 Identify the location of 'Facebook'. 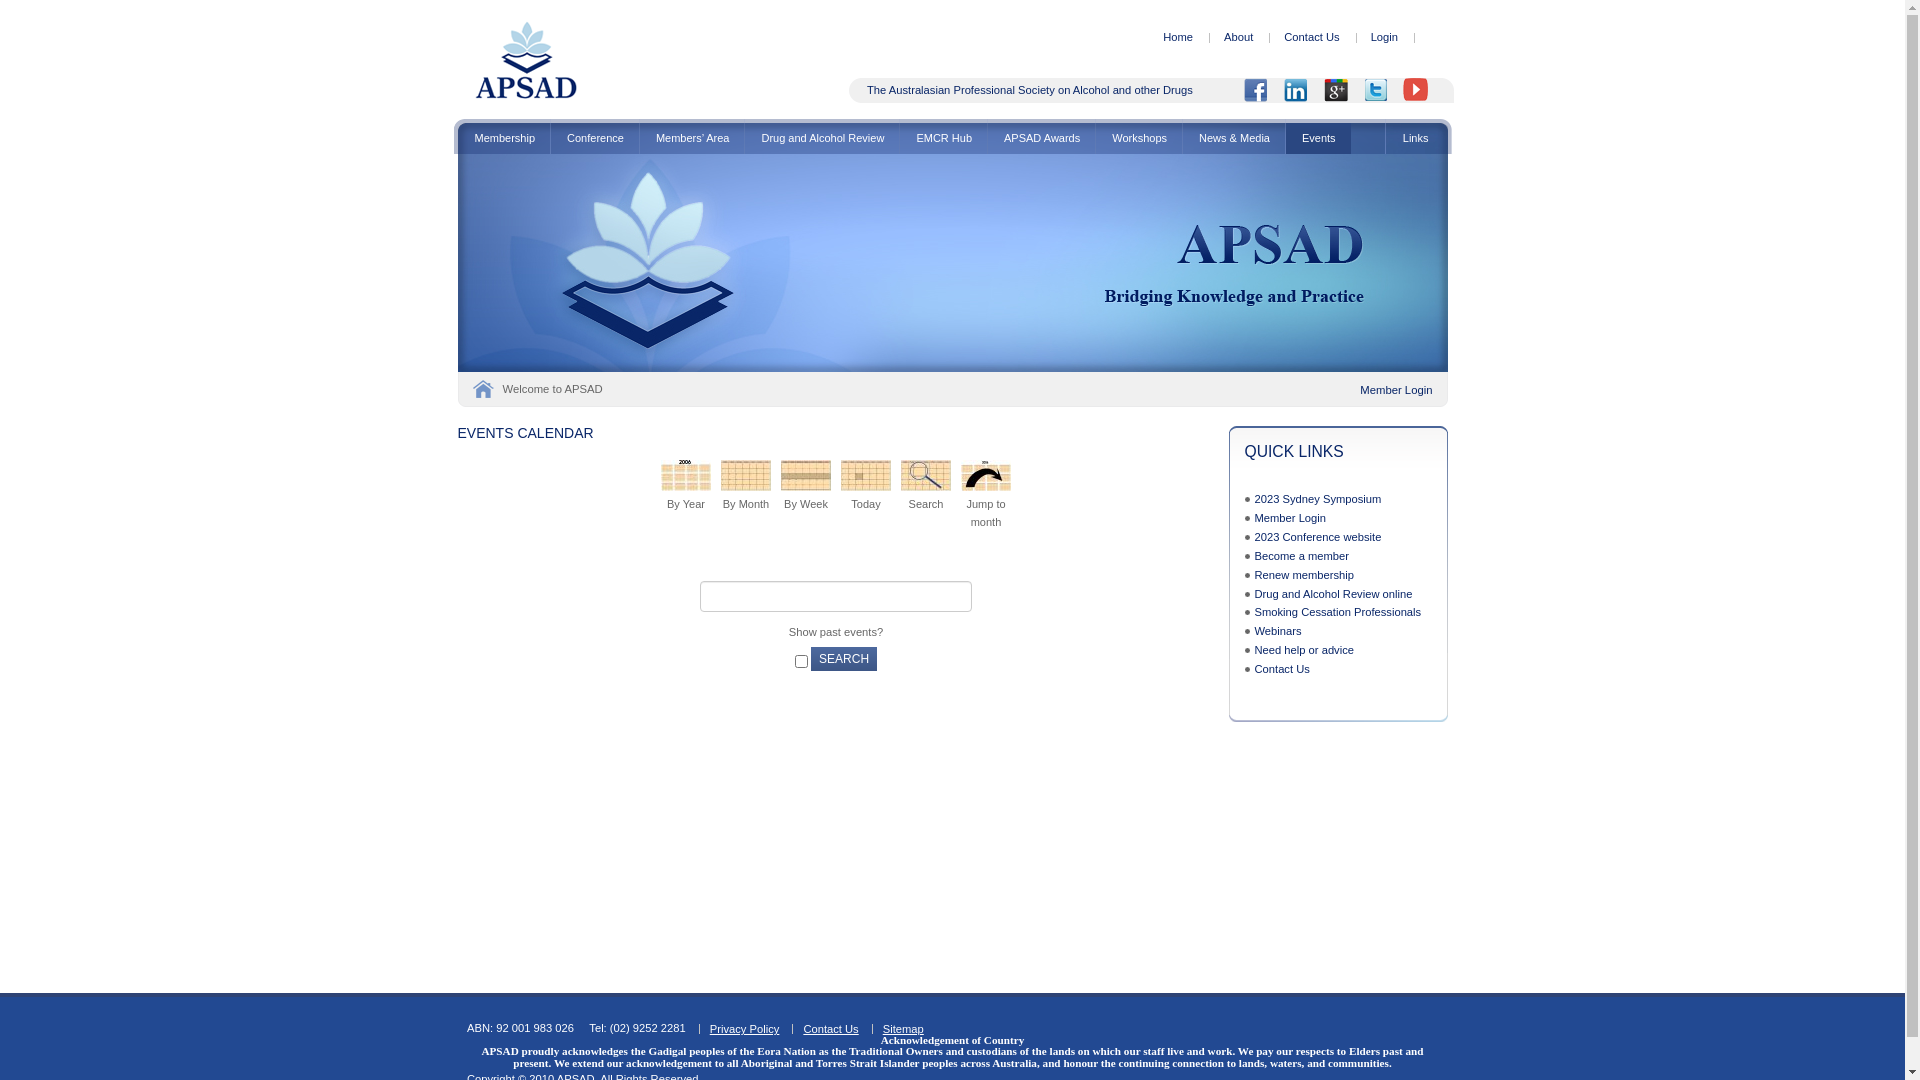
(1261, 90).